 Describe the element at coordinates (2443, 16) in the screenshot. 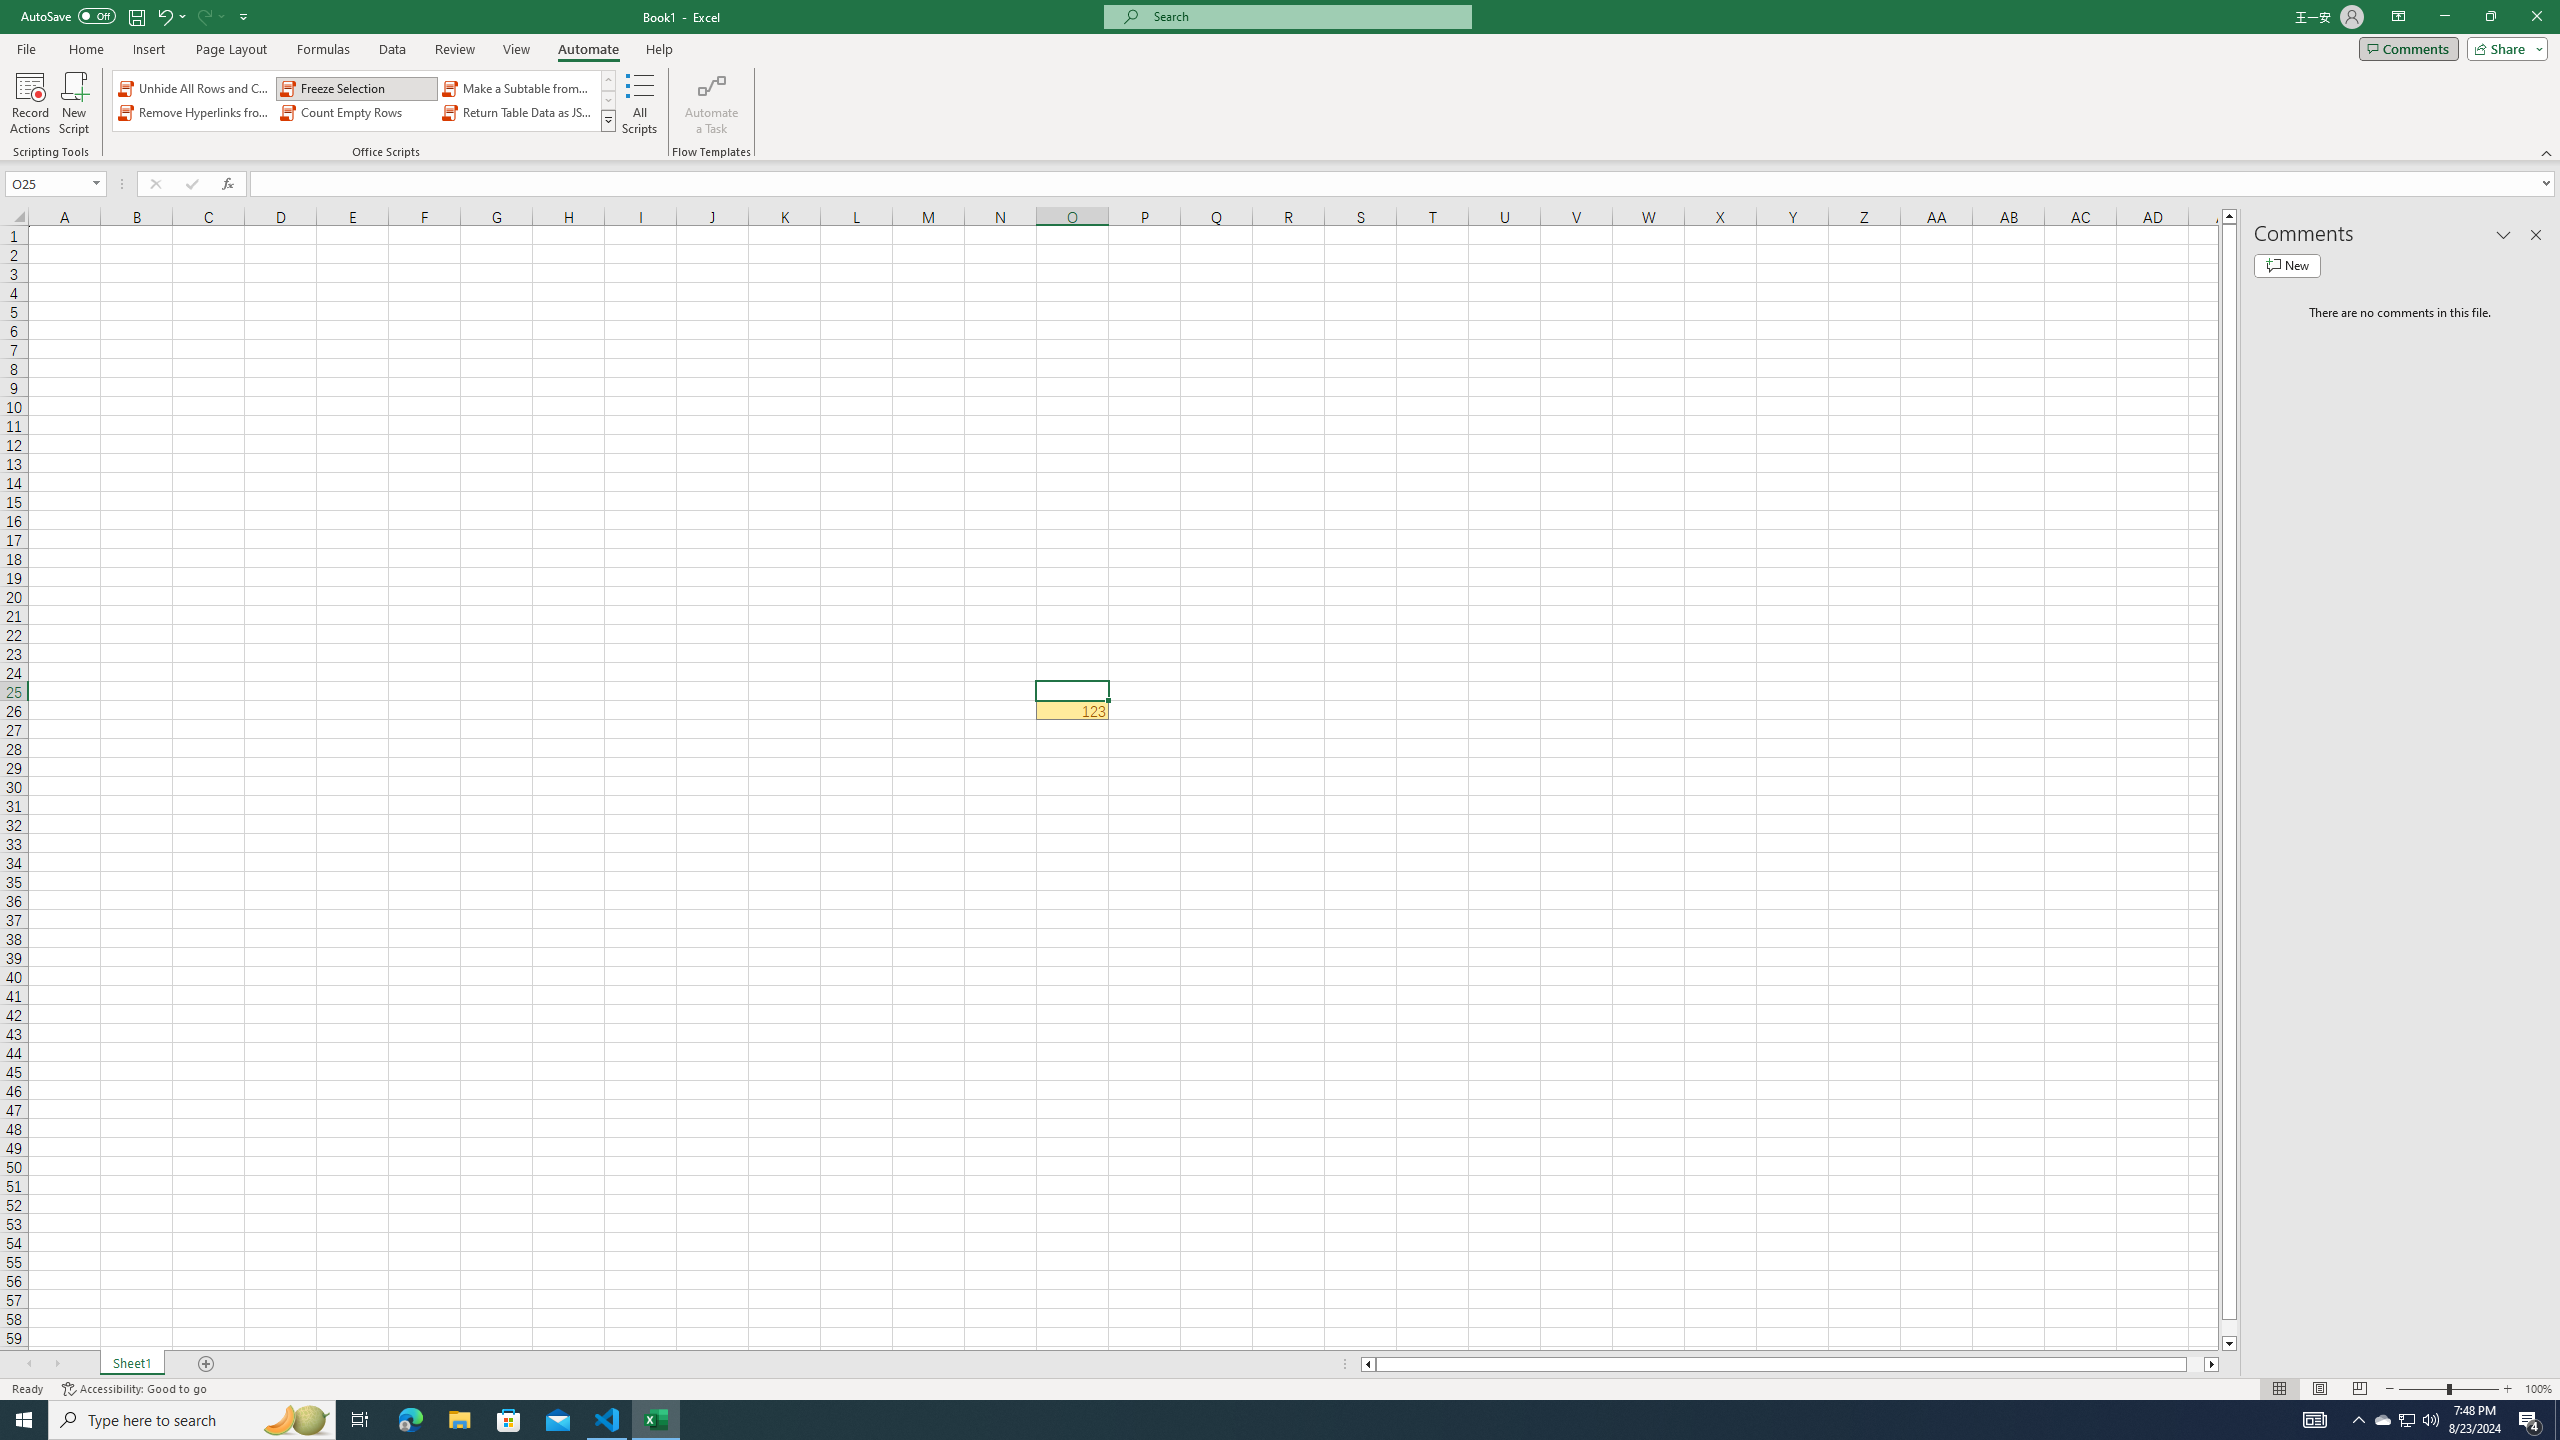

I see `'Minimize'` at that location.